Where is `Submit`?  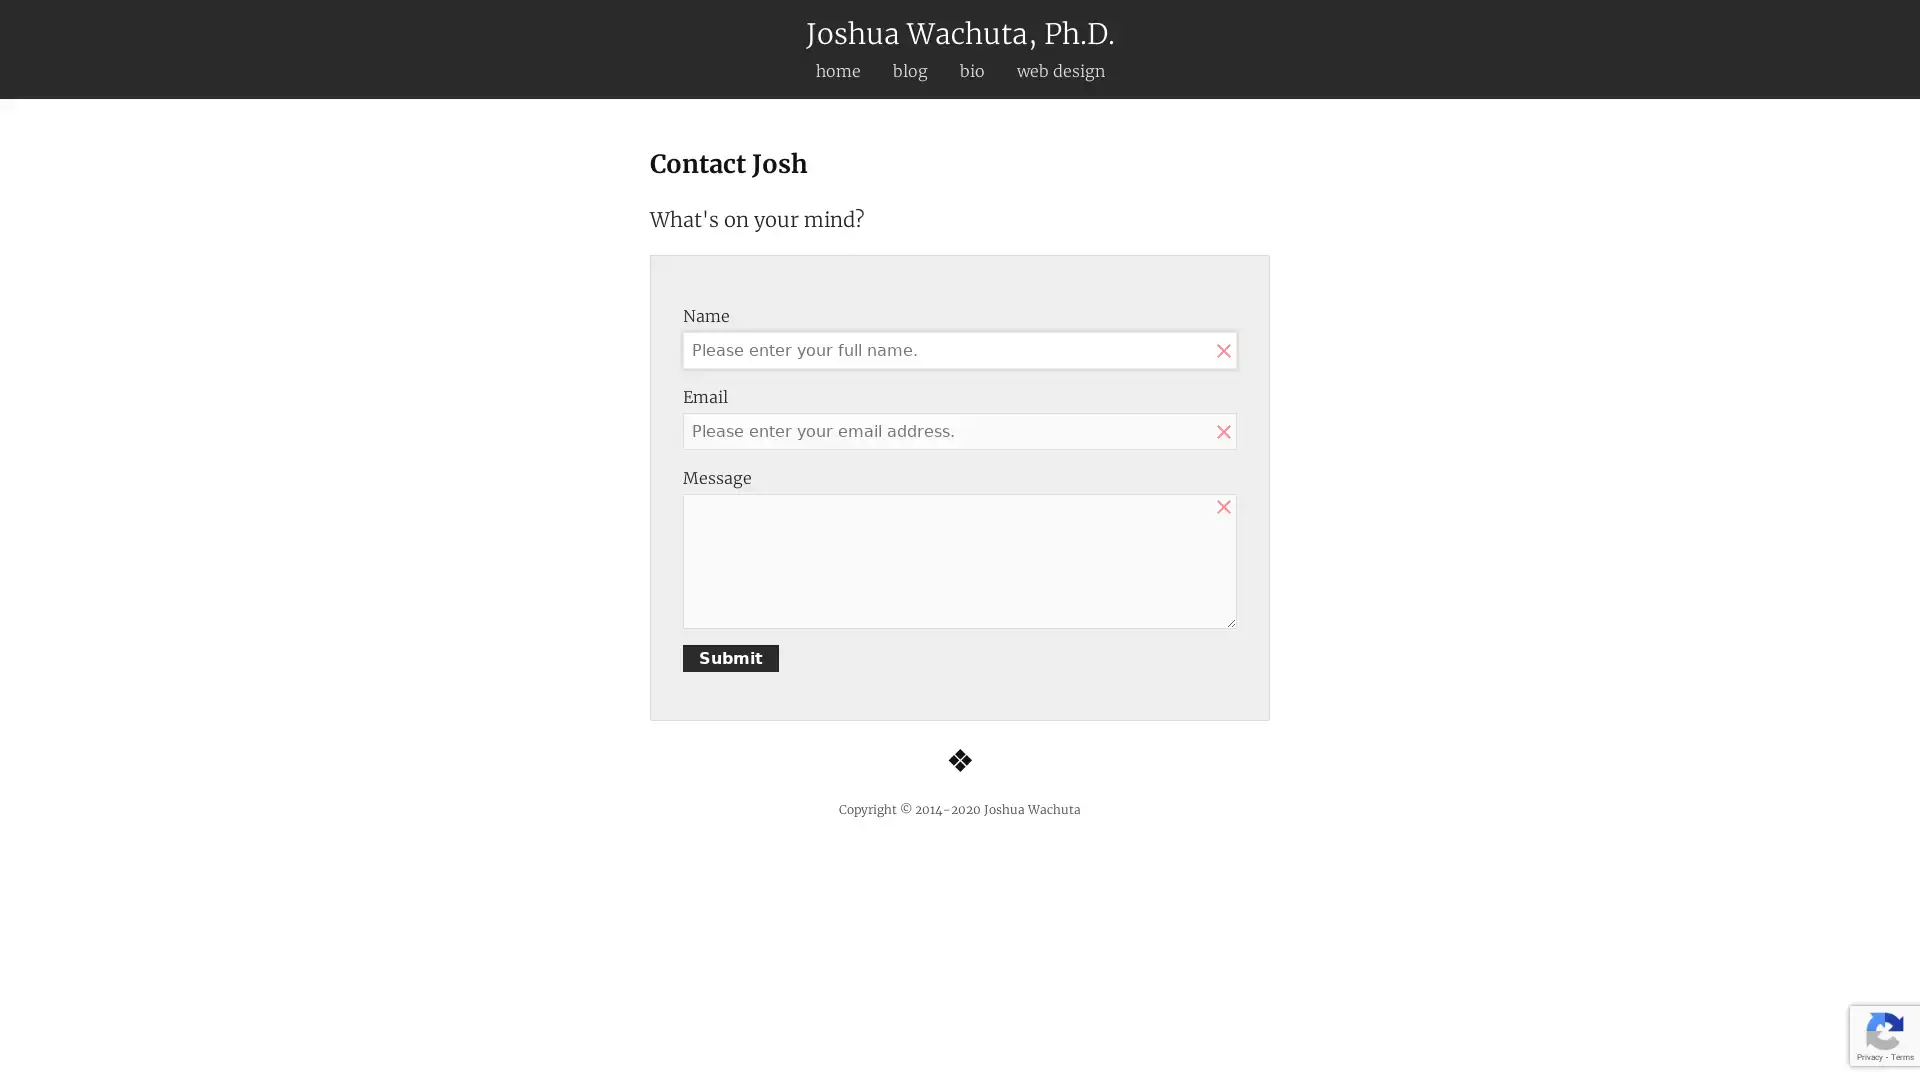
Submit is located at coordinates (729, 657).